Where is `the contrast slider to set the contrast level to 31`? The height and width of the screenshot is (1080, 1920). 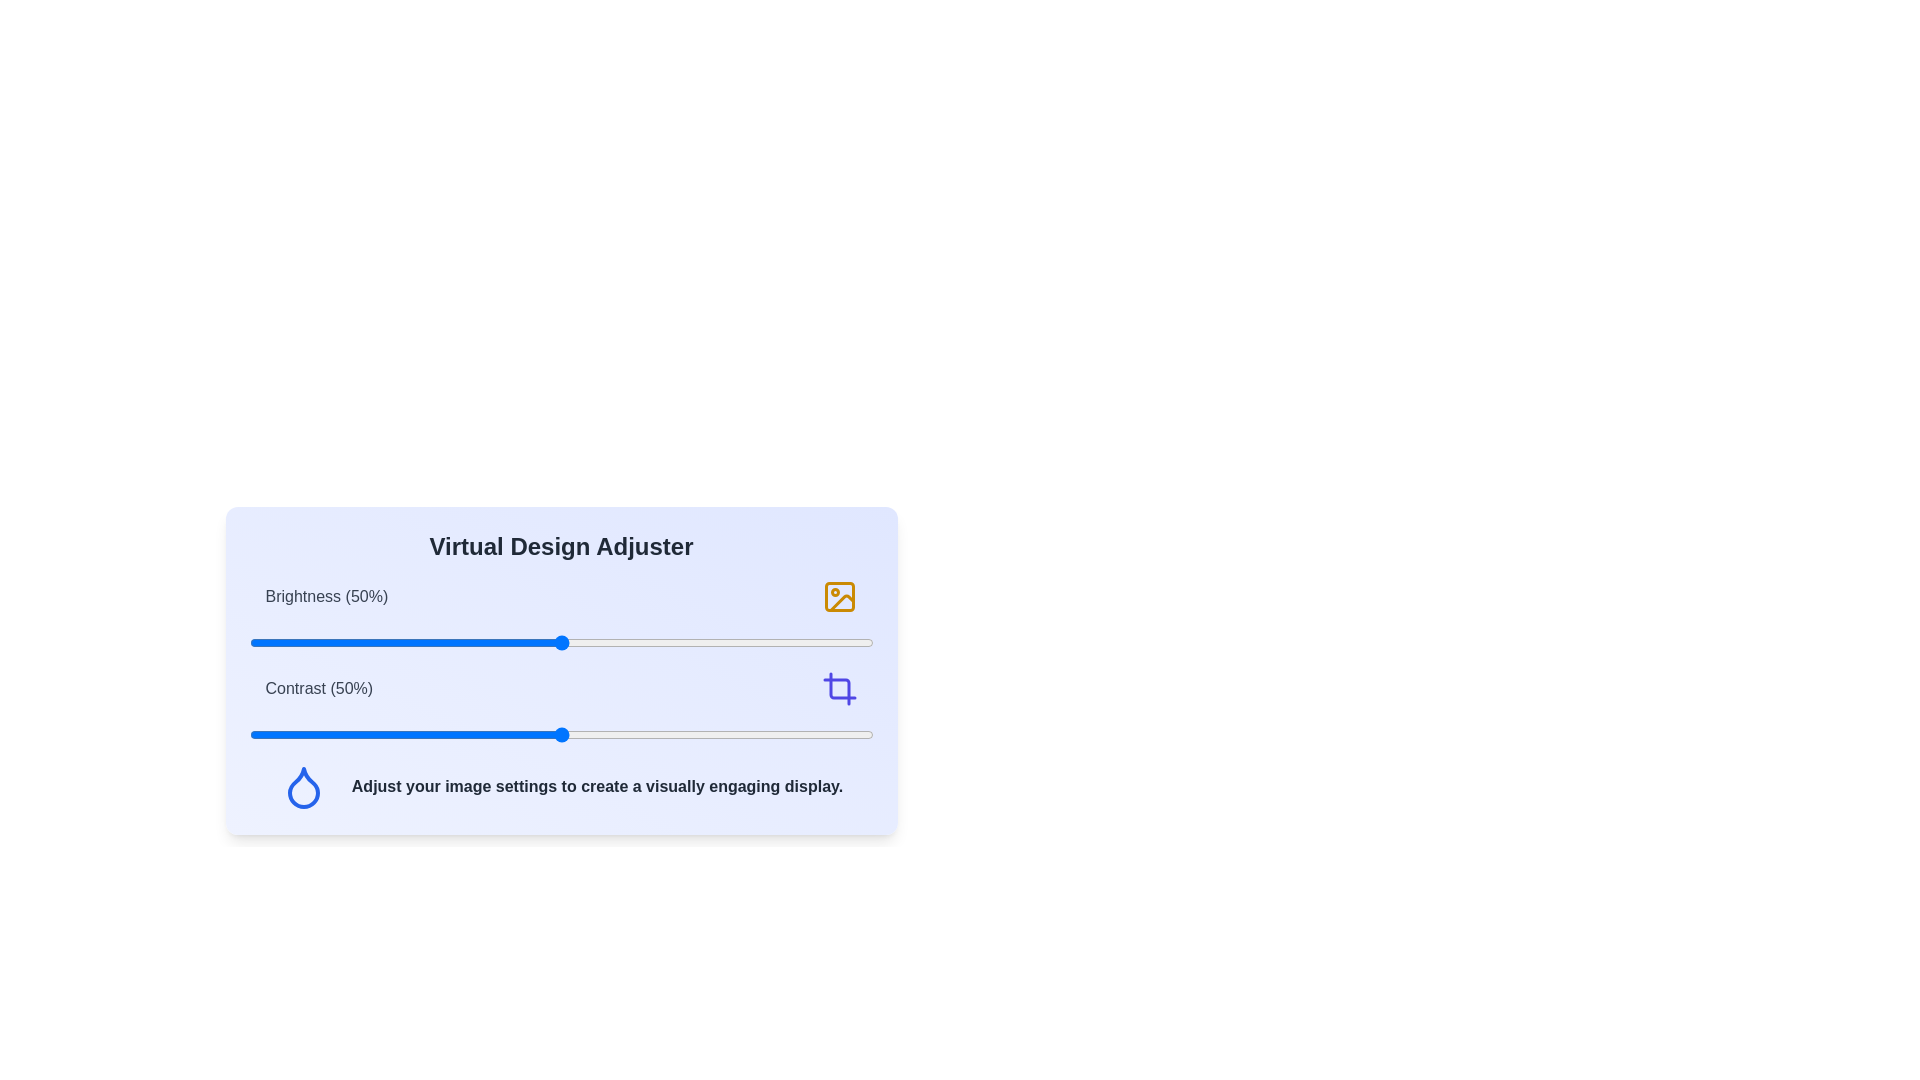
the contrast slider to set the contrast level to 31 is located at coordinates (441, 735).